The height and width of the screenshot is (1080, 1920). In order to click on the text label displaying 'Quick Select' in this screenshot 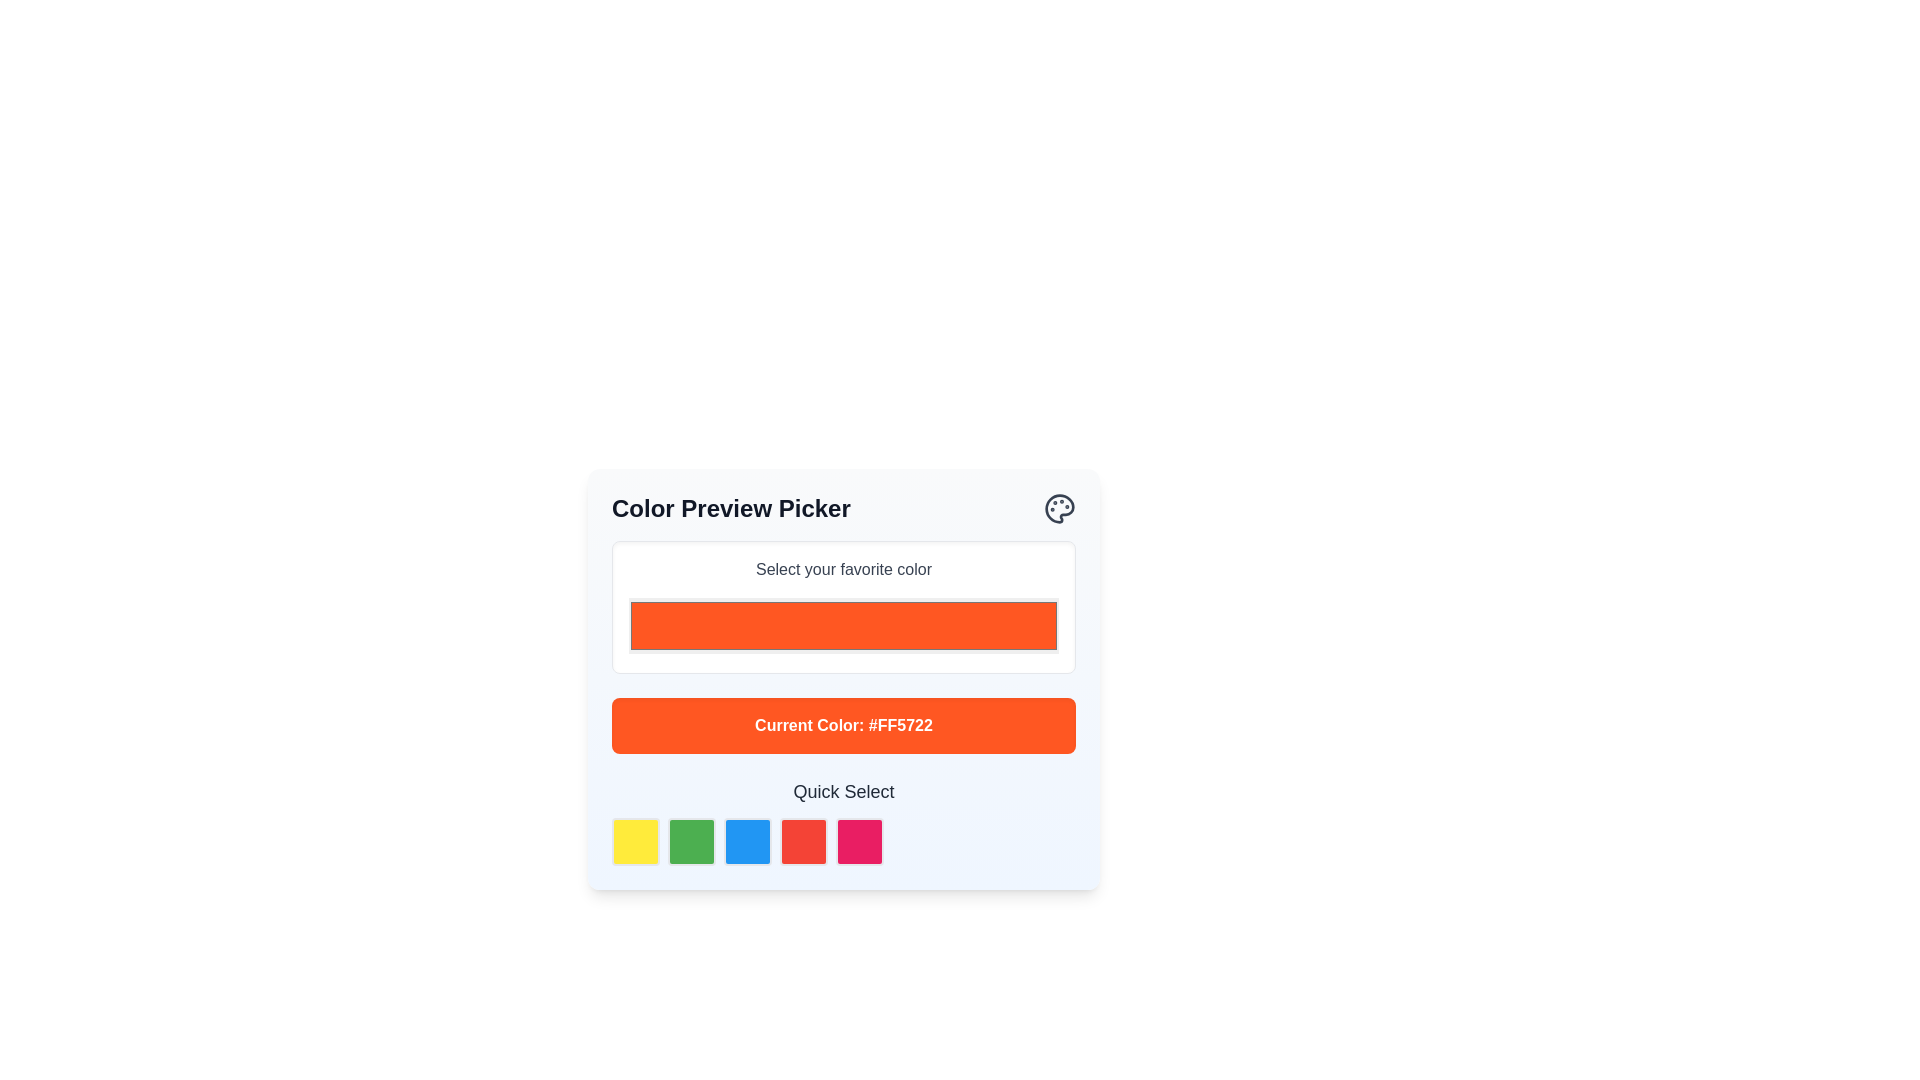, I will do `click(844, 790)`.